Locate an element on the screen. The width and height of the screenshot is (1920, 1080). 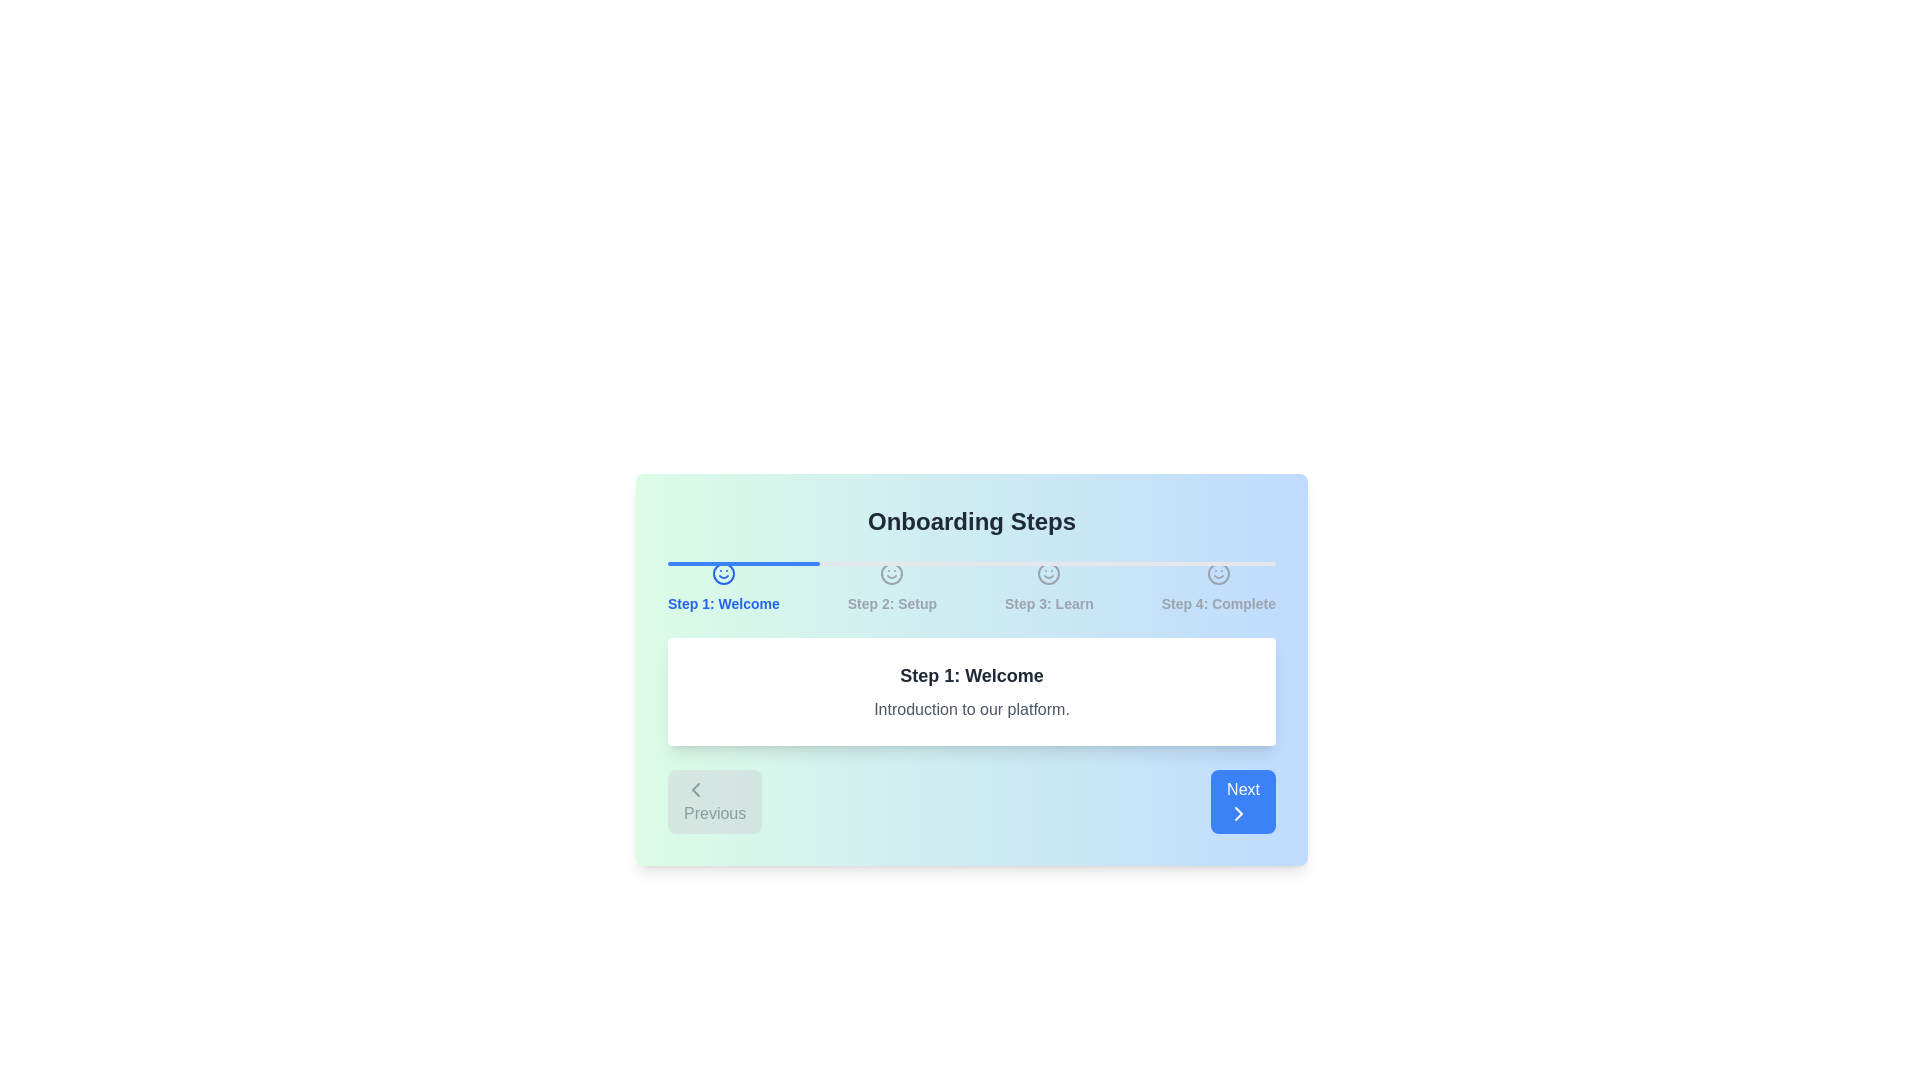
the fourth step icon in the onboarding process, which visually indicates that this step is marked as complete is located at coordinates (1217, 574).